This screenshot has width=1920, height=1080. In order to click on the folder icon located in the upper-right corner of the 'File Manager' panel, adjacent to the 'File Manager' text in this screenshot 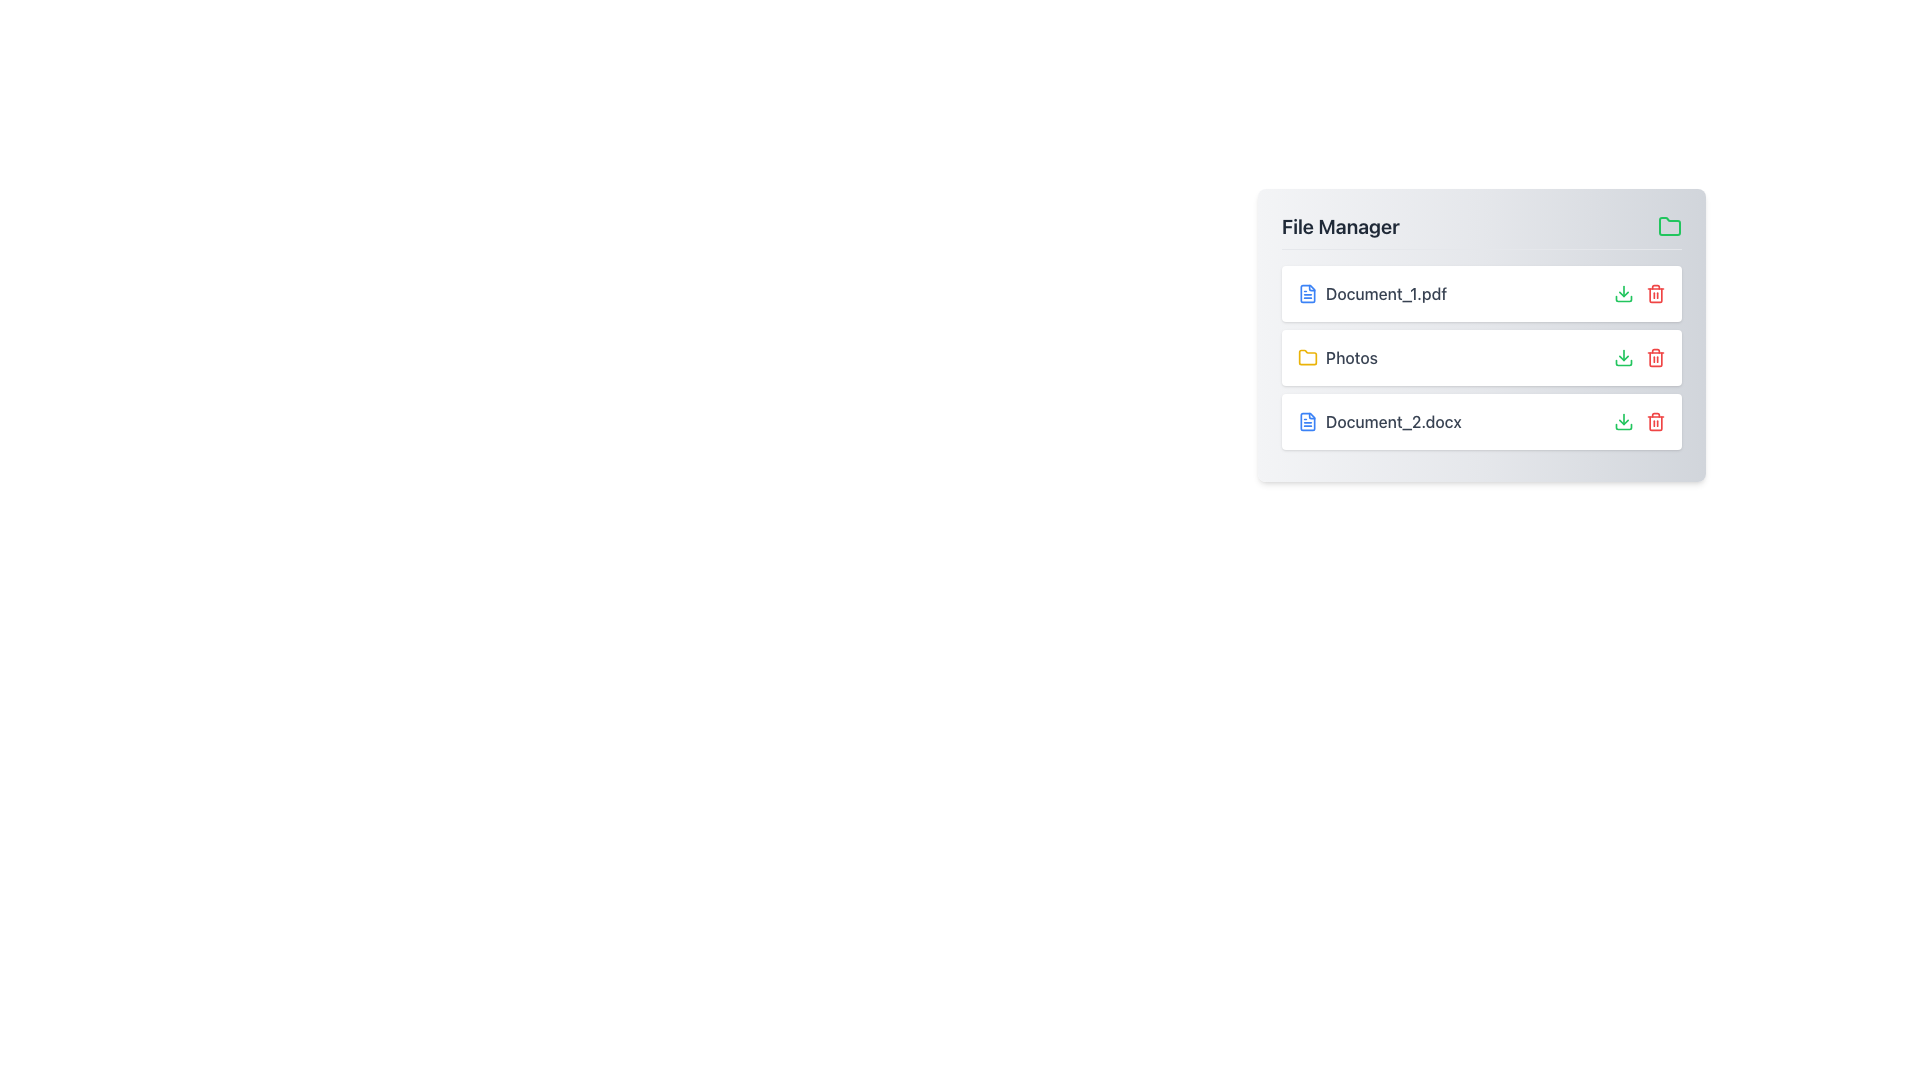, I will do `click(1670, 226)`.